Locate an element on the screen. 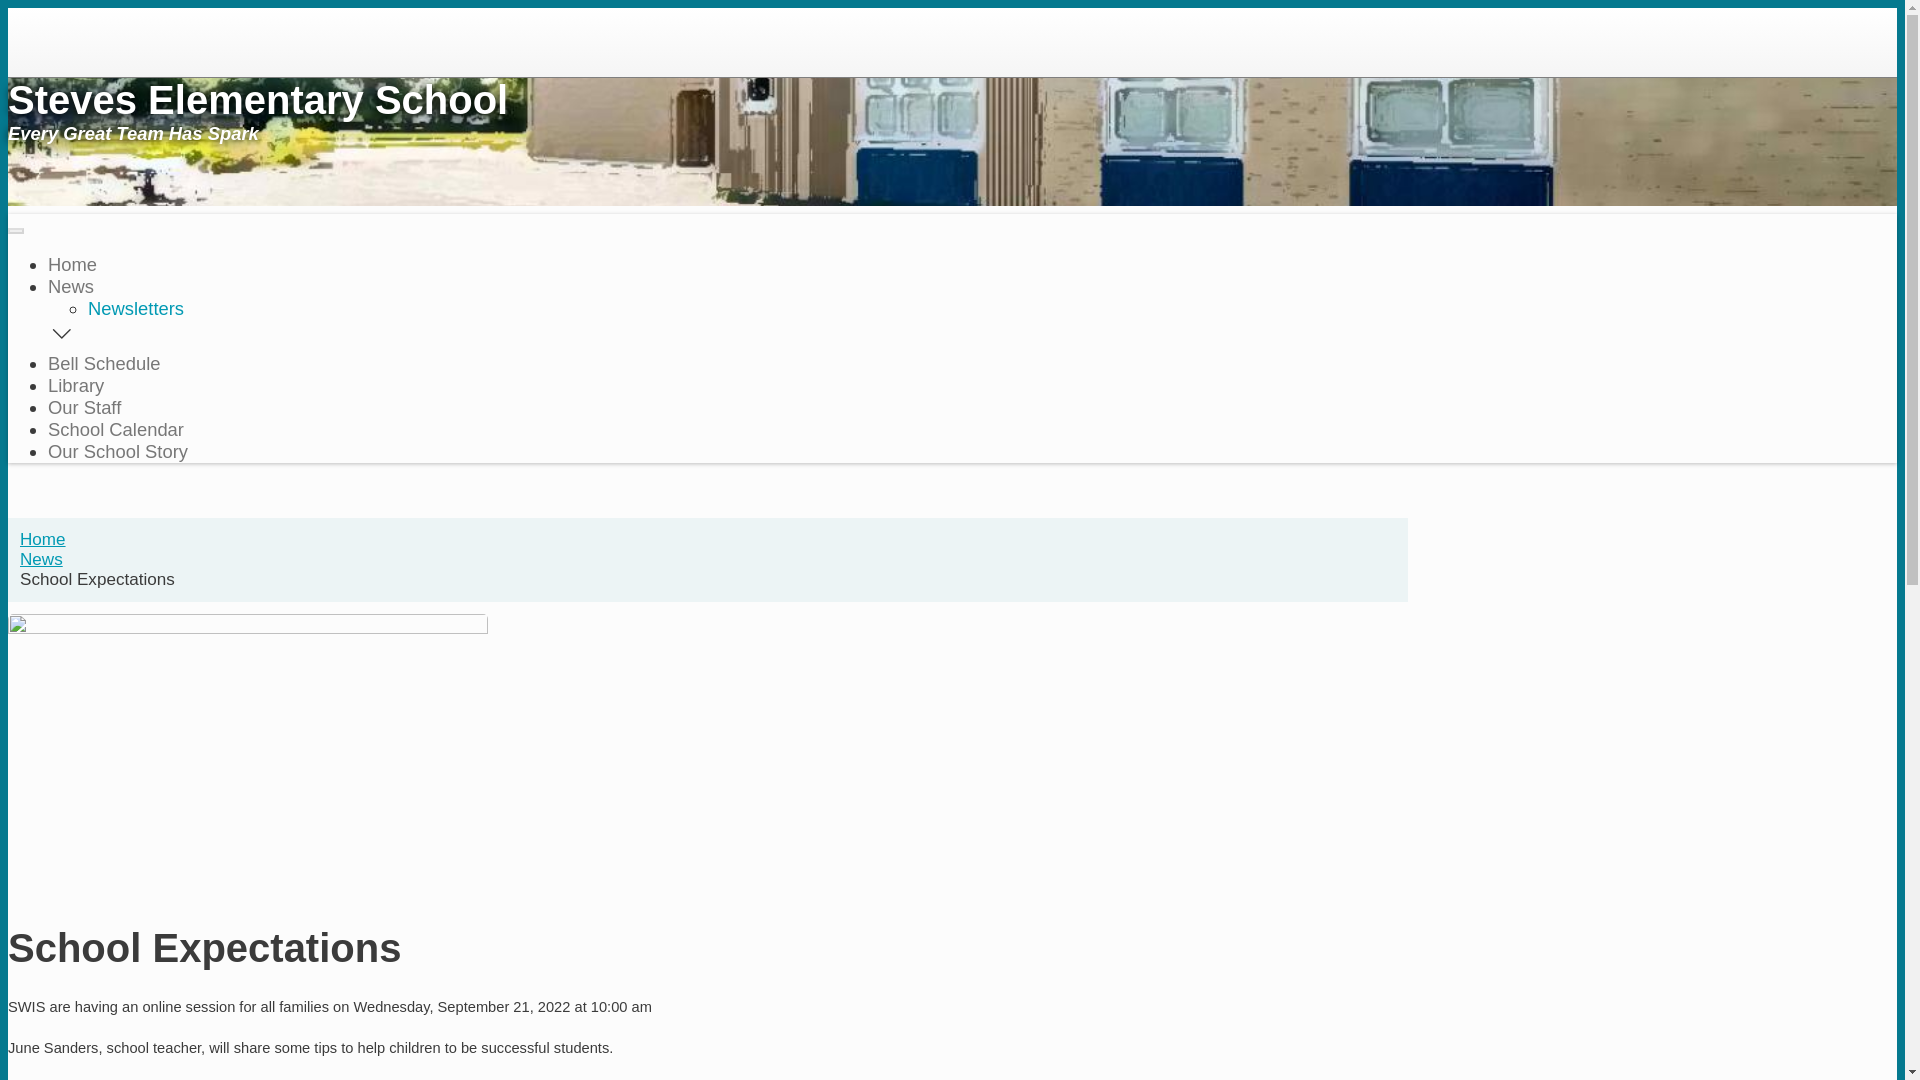 The height and width of the screenshot is (1080, 1920). 'News' is located at coordinates (71, 286).